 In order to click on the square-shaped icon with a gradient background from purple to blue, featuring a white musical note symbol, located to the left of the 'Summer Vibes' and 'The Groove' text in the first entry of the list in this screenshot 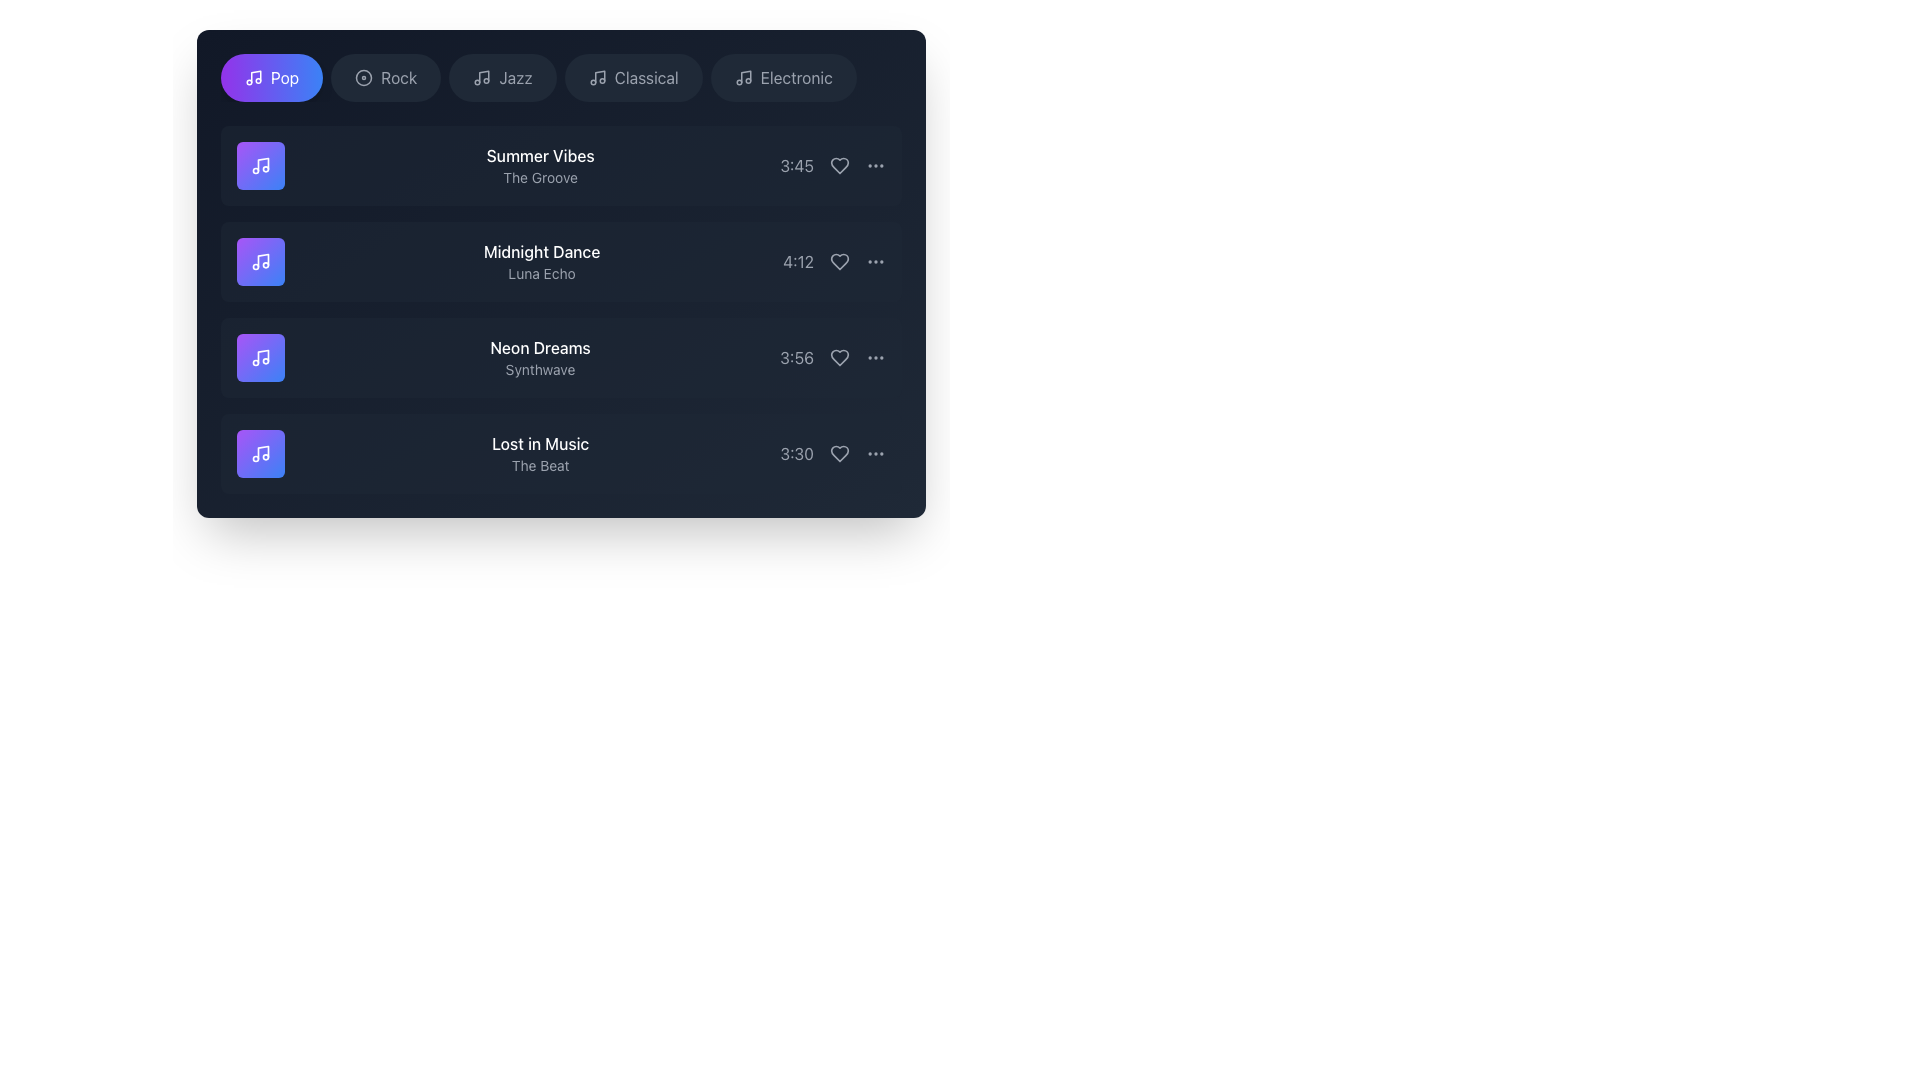, I will do `click(259, 164)`.